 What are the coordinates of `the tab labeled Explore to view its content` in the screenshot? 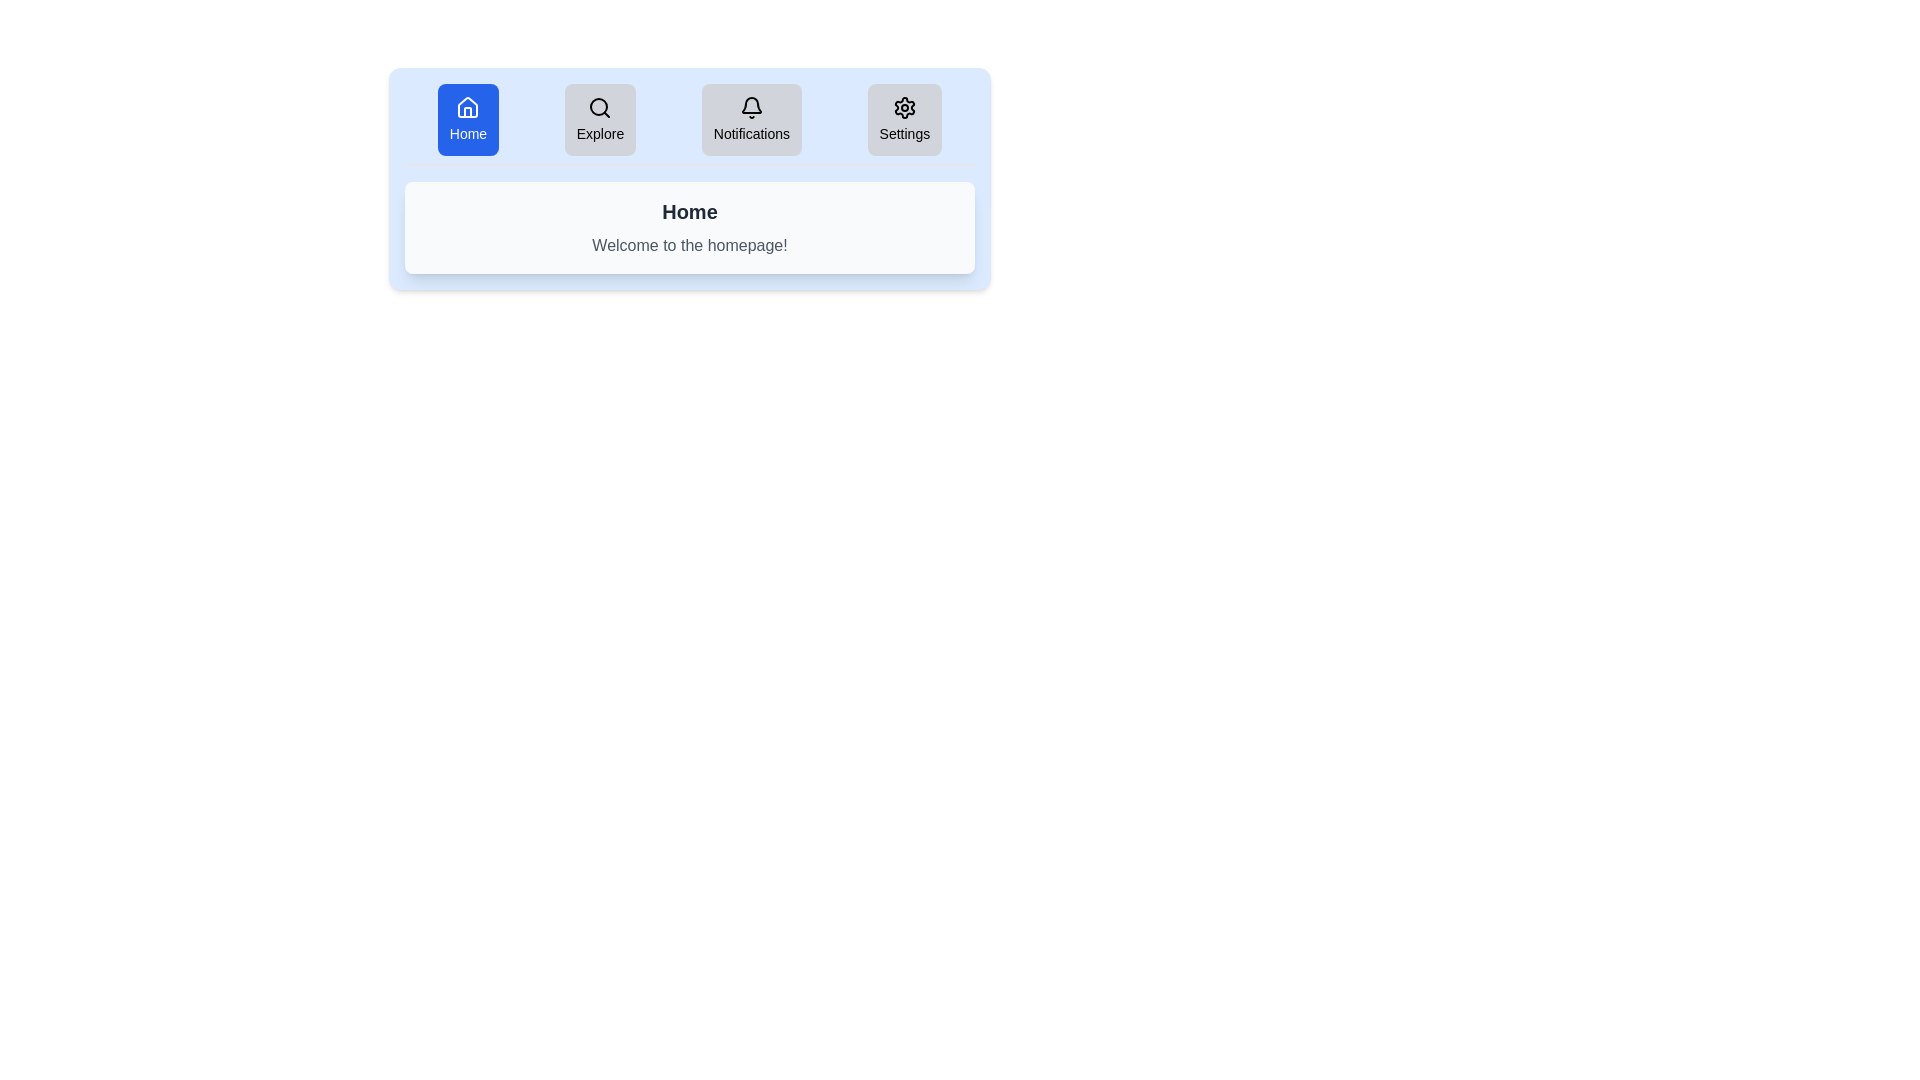 It's located at (599, 119).